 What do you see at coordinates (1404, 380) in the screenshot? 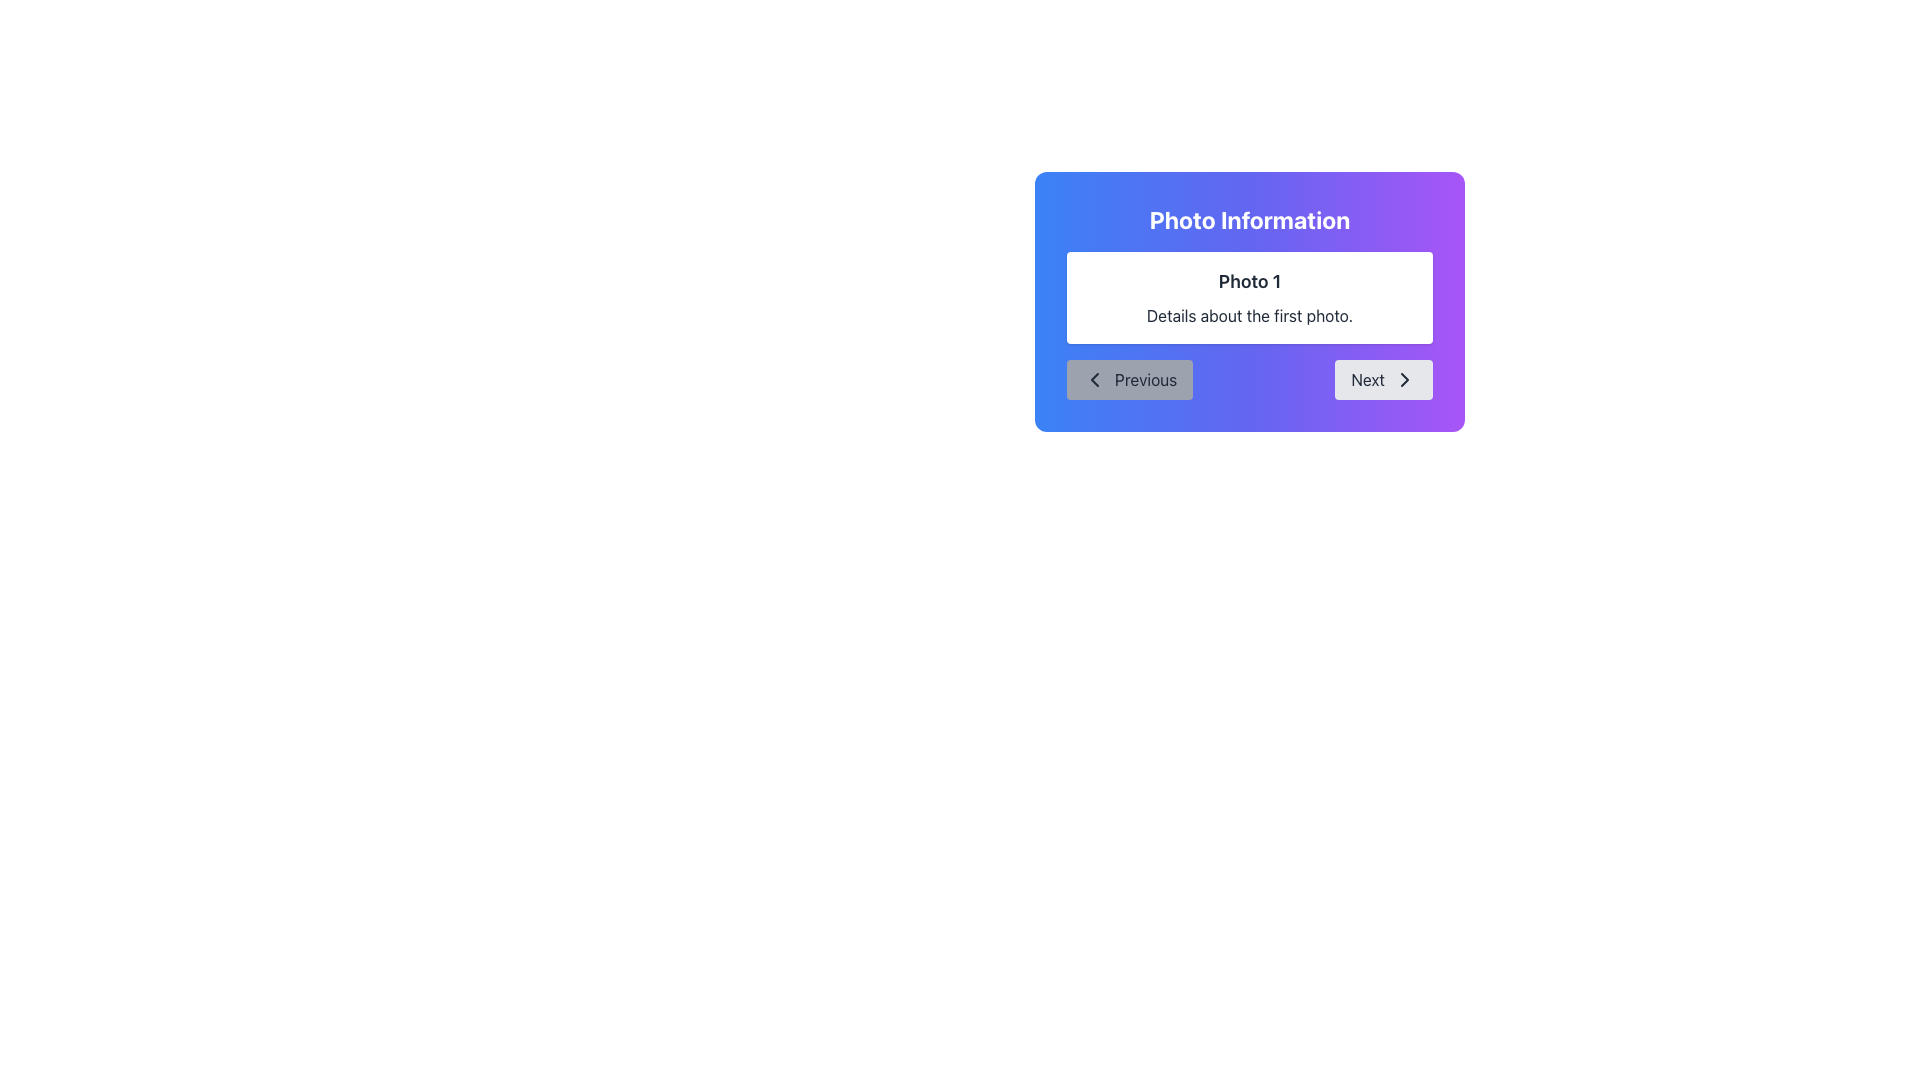
I see `the arrow icon element, which is a vector graphic representing navigation to the next step, located within the 'Next' button at the bottom-right corner of the modal dialog` at bounding box center [1404, 380].